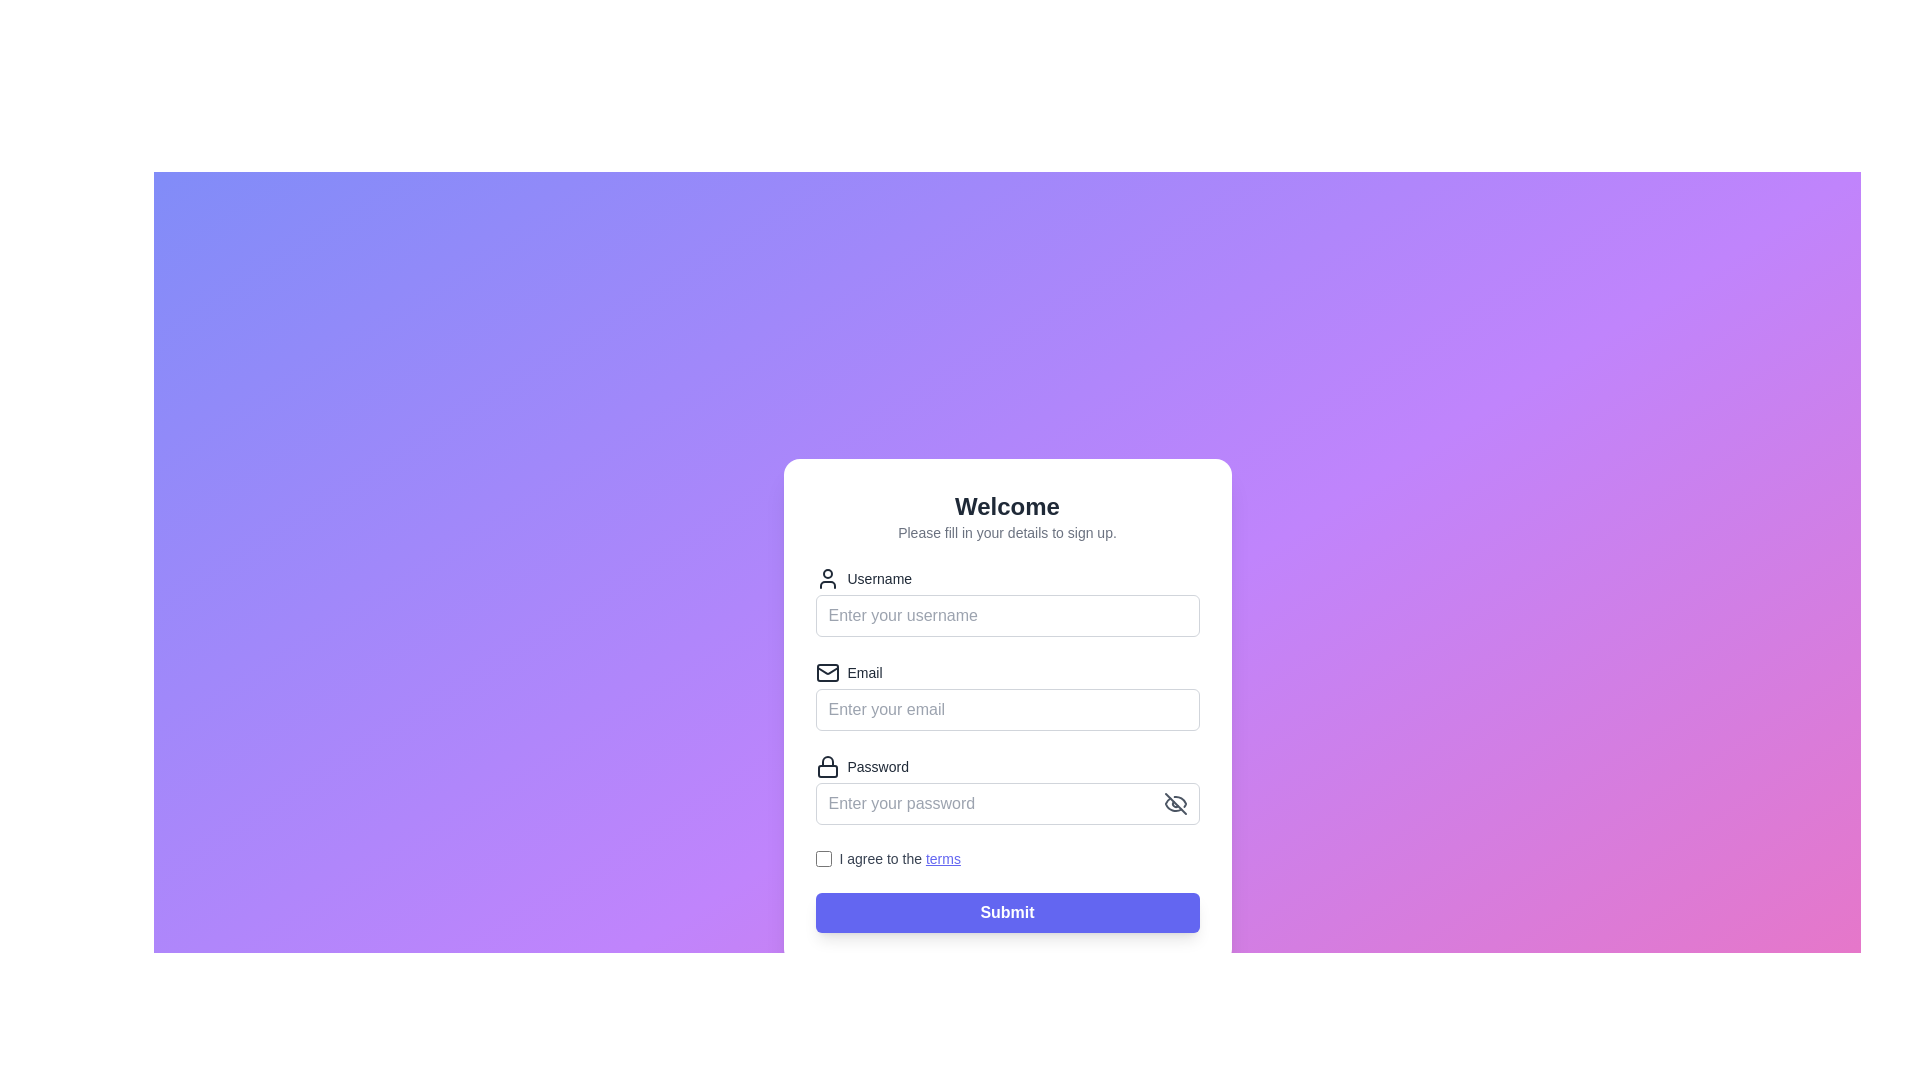 Image resolution: width=1920 pixels, height=1080 pixels. Describe the element at coordinates (827, 578) in the screenshot. I see `Decorative user icon located to the left of the 'Username' label, aligned with the input field for entering a username` at that location.